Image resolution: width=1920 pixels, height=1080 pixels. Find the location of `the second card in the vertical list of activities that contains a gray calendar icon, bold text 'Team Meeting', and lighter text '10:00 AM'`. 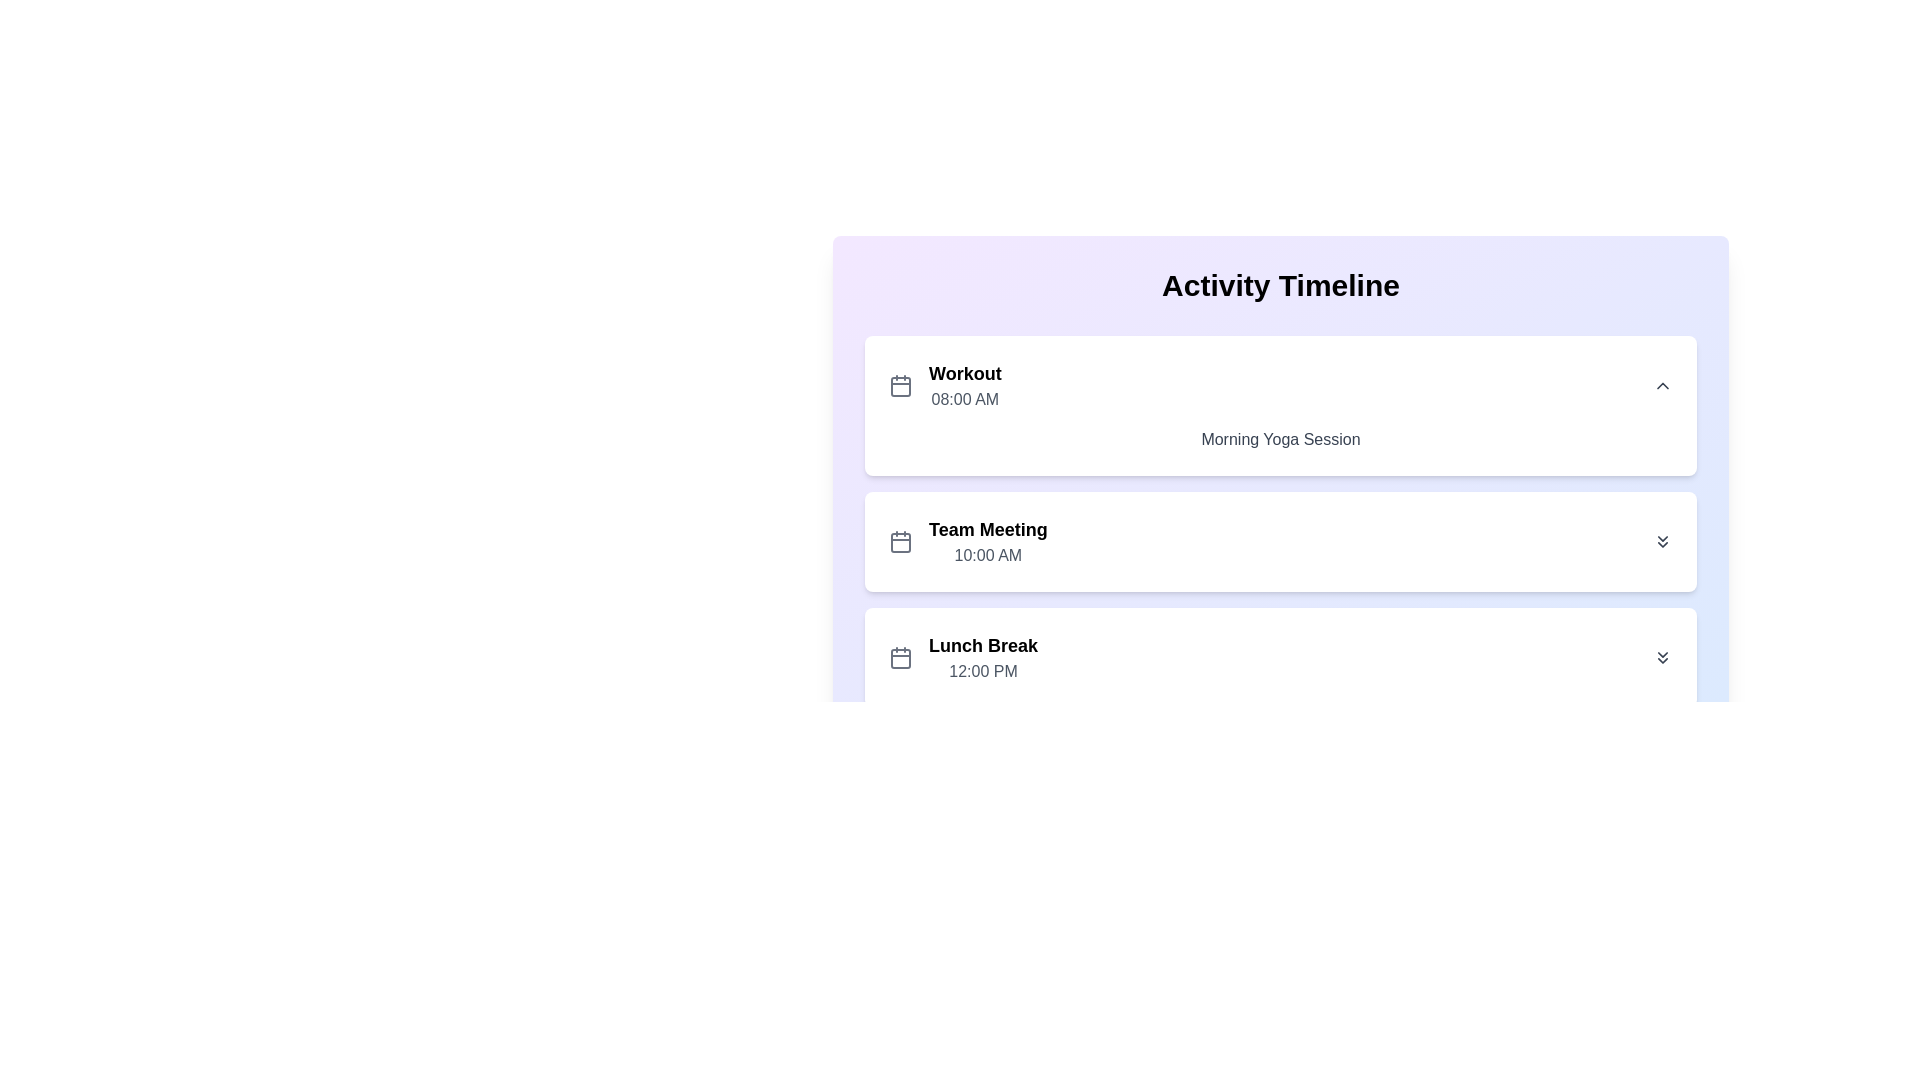

the second card in the vertical list of activities that contains a gray calendar icon, bold text 'Team Meeting', and lighter text '10:00 AM' is located at coordinates (968, 542).